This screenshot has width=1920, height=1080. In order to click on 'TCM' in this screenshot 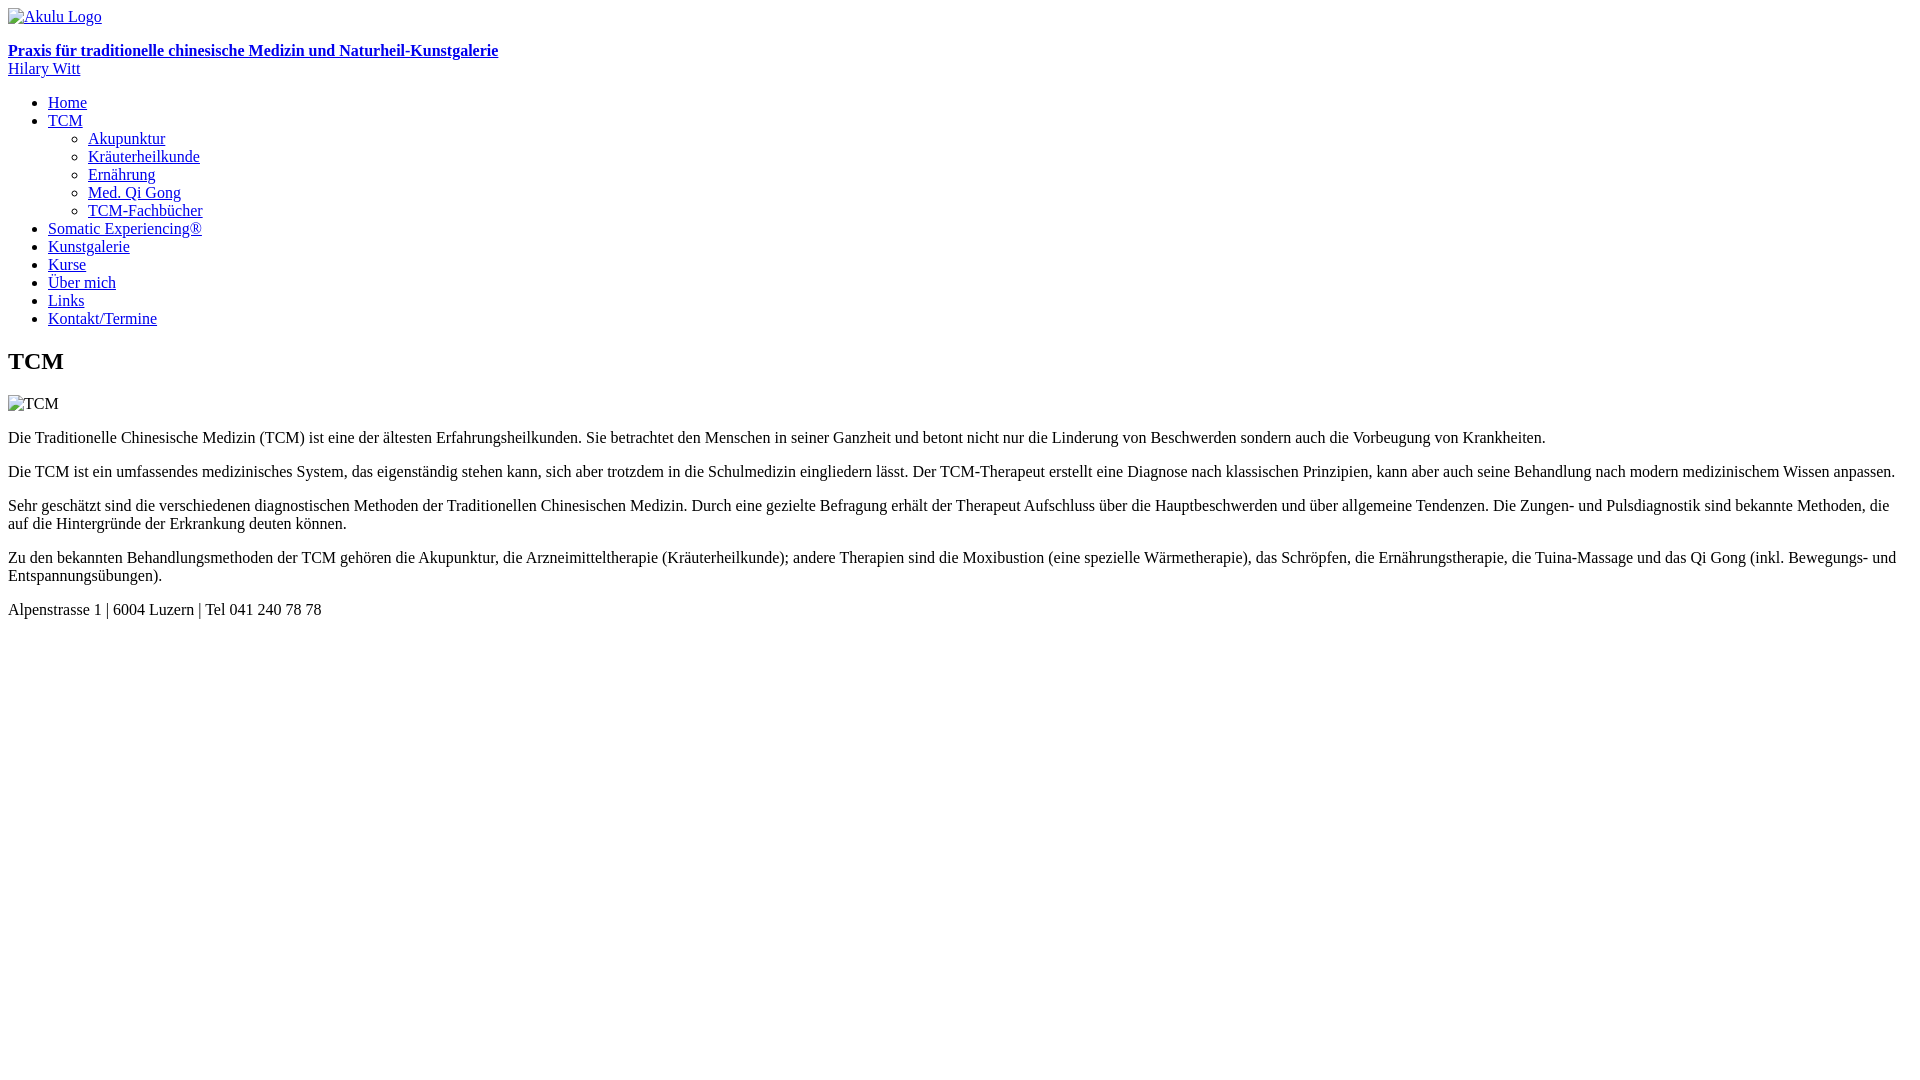, I will do `click(65, 120)`.